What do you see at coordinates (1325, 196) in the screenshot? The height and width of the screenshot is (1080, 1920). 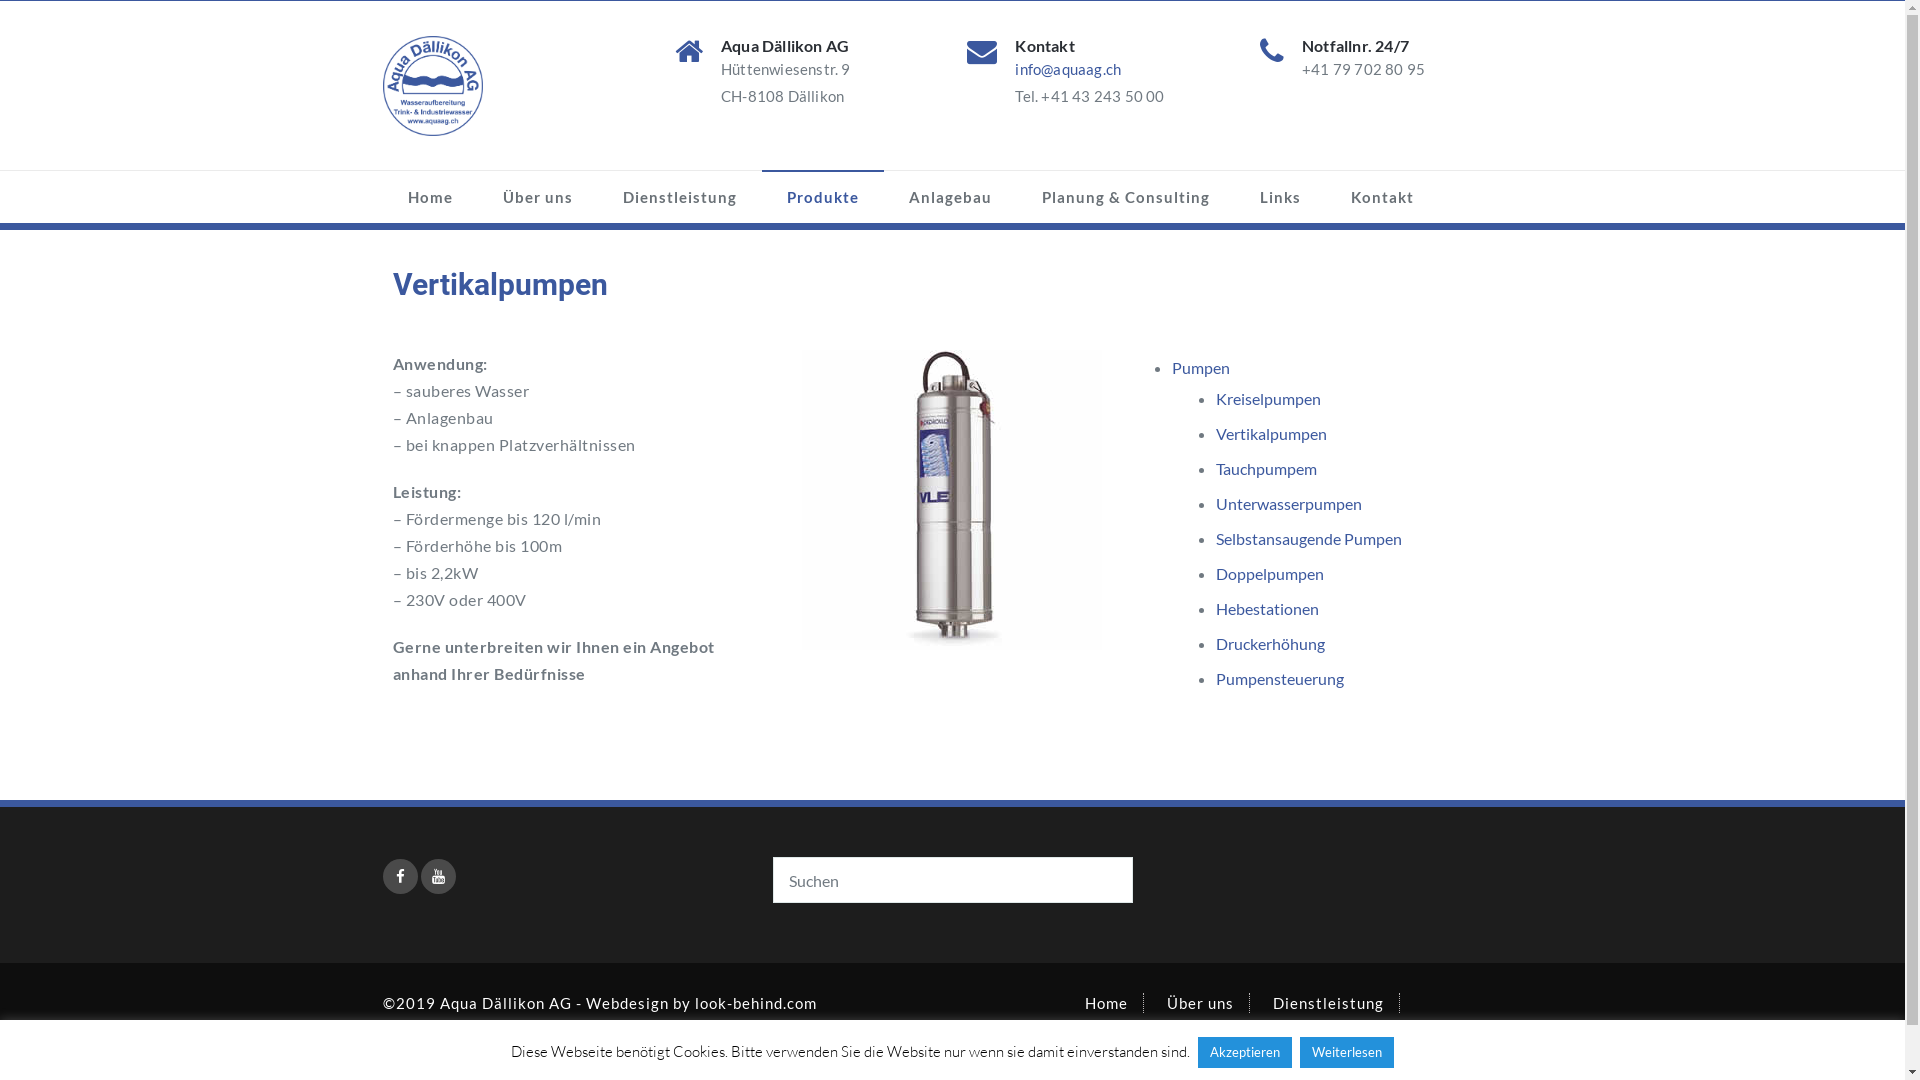 I see `'Kontakt'` at bounding box center [1325, 196].